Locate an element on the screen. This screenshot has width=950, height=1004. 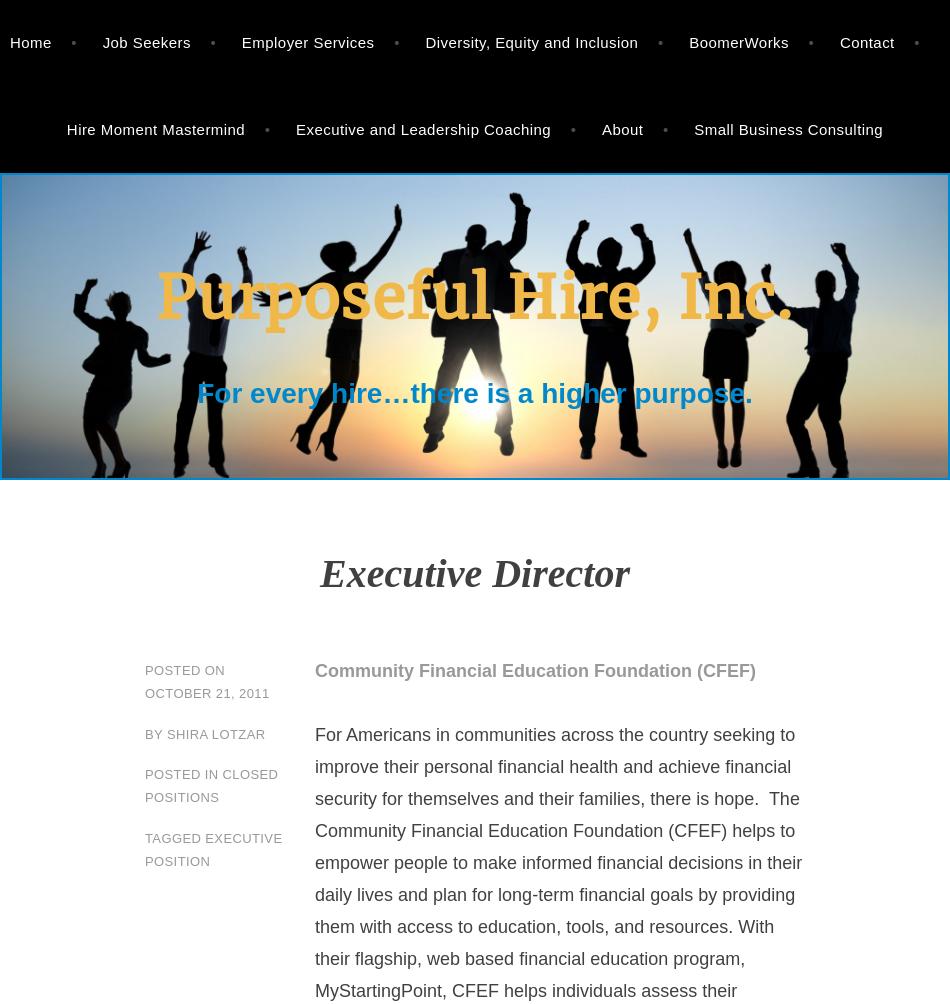
'Community Financial Education Foundation (CFEF)' is located at coordinates (314, 669).